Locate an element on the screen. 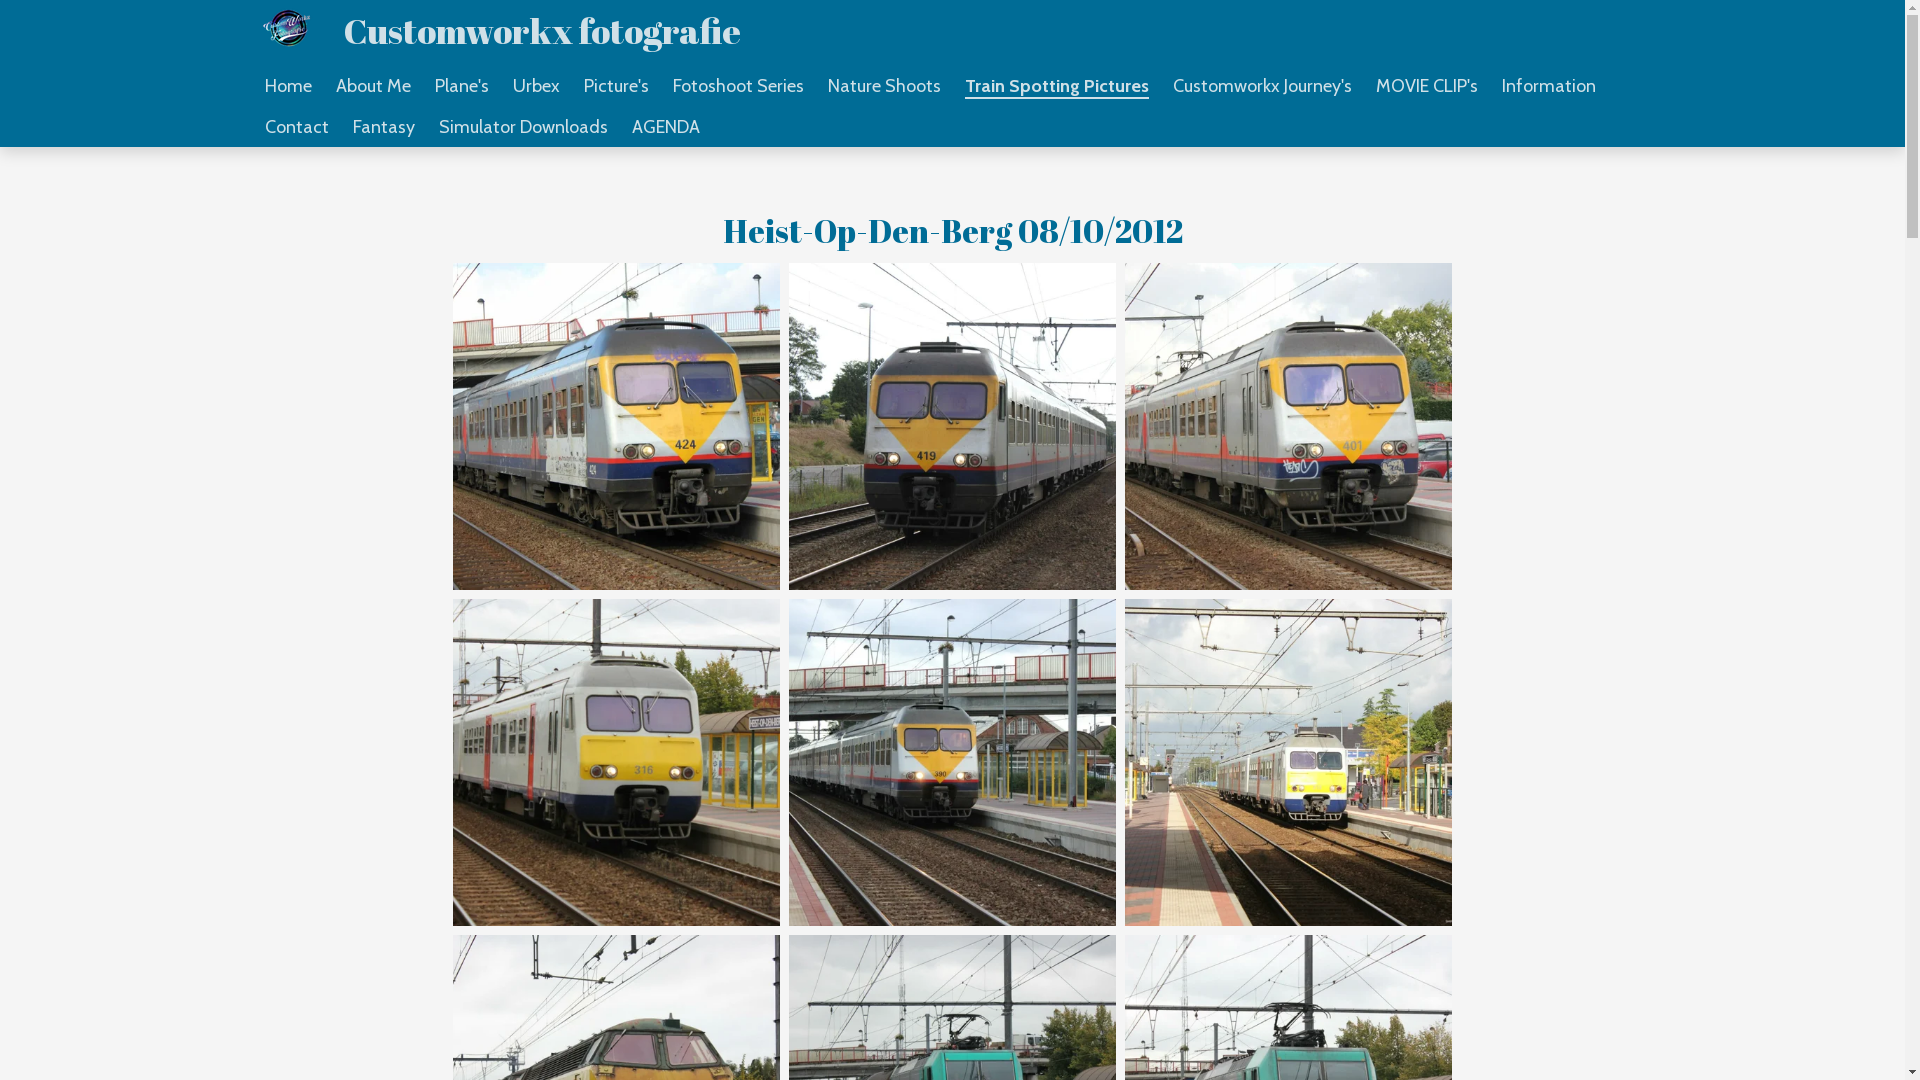  'Customworkx fotografie' is located at coordinates (542, 29).